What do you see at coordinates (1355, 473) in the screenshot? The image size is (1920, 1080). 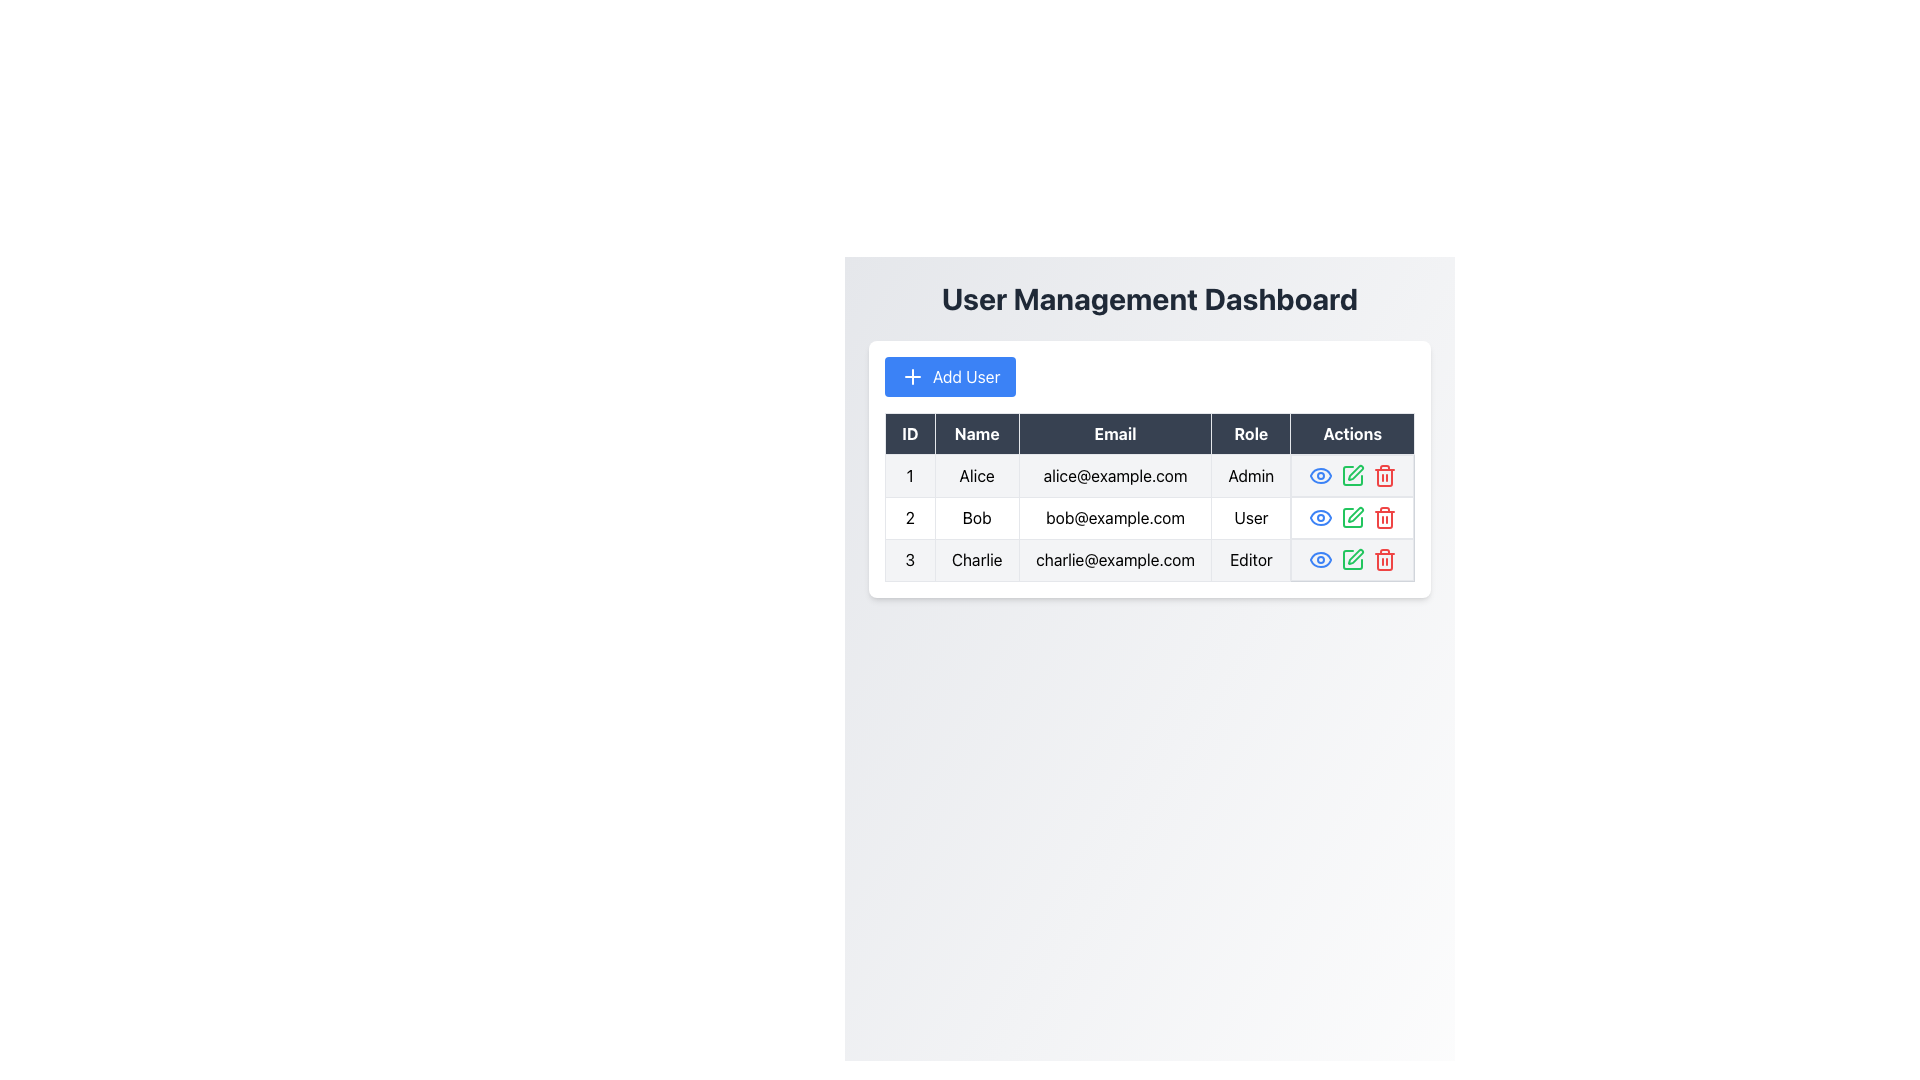 I see `the edit button/icon located in the 'Actions' column for the user 'Bob' to initiate an edit action` at bounding box center [1355, 473].